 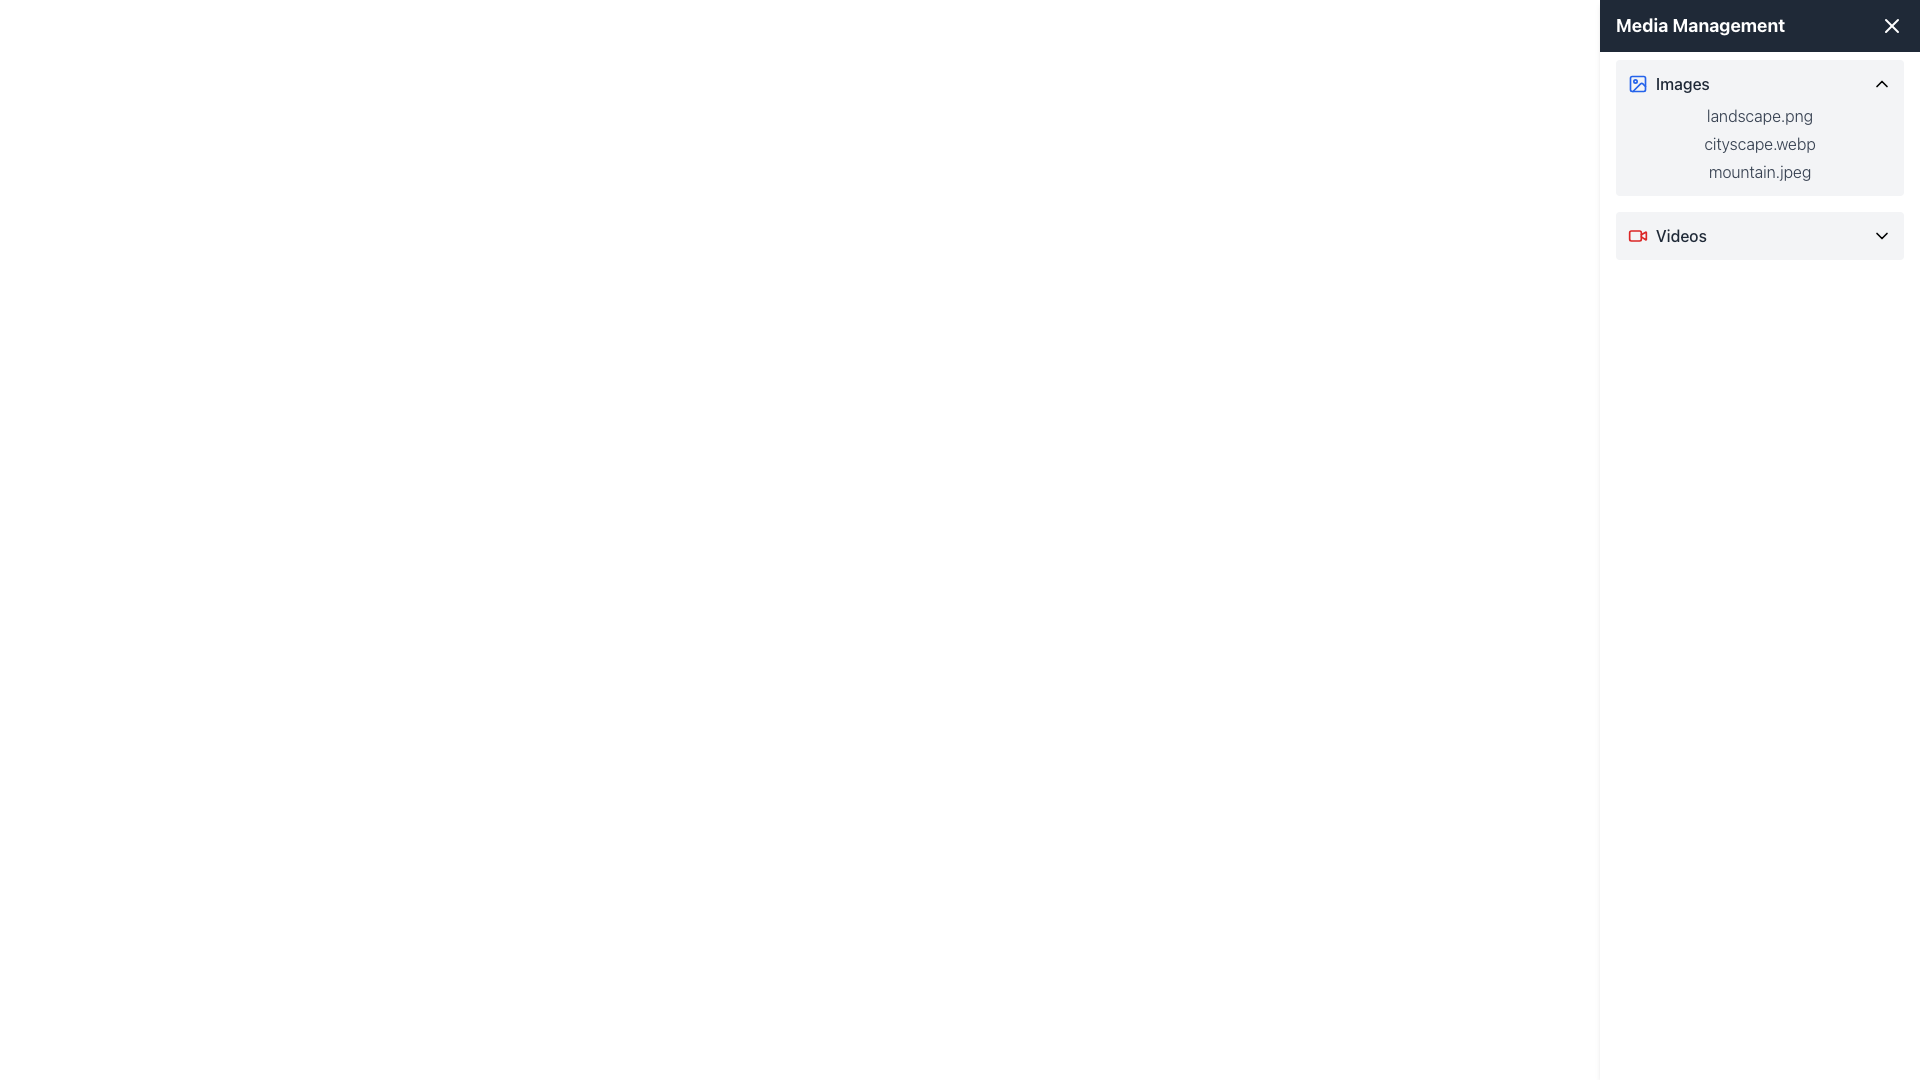 What do you see at coordinates (1880, 83) in the screenshot?
I see `the upward-pointing chevron icon located in the top-right corner of the 'Images' section header in the 'Media Management' panel` at bounding box center [1880, 83].